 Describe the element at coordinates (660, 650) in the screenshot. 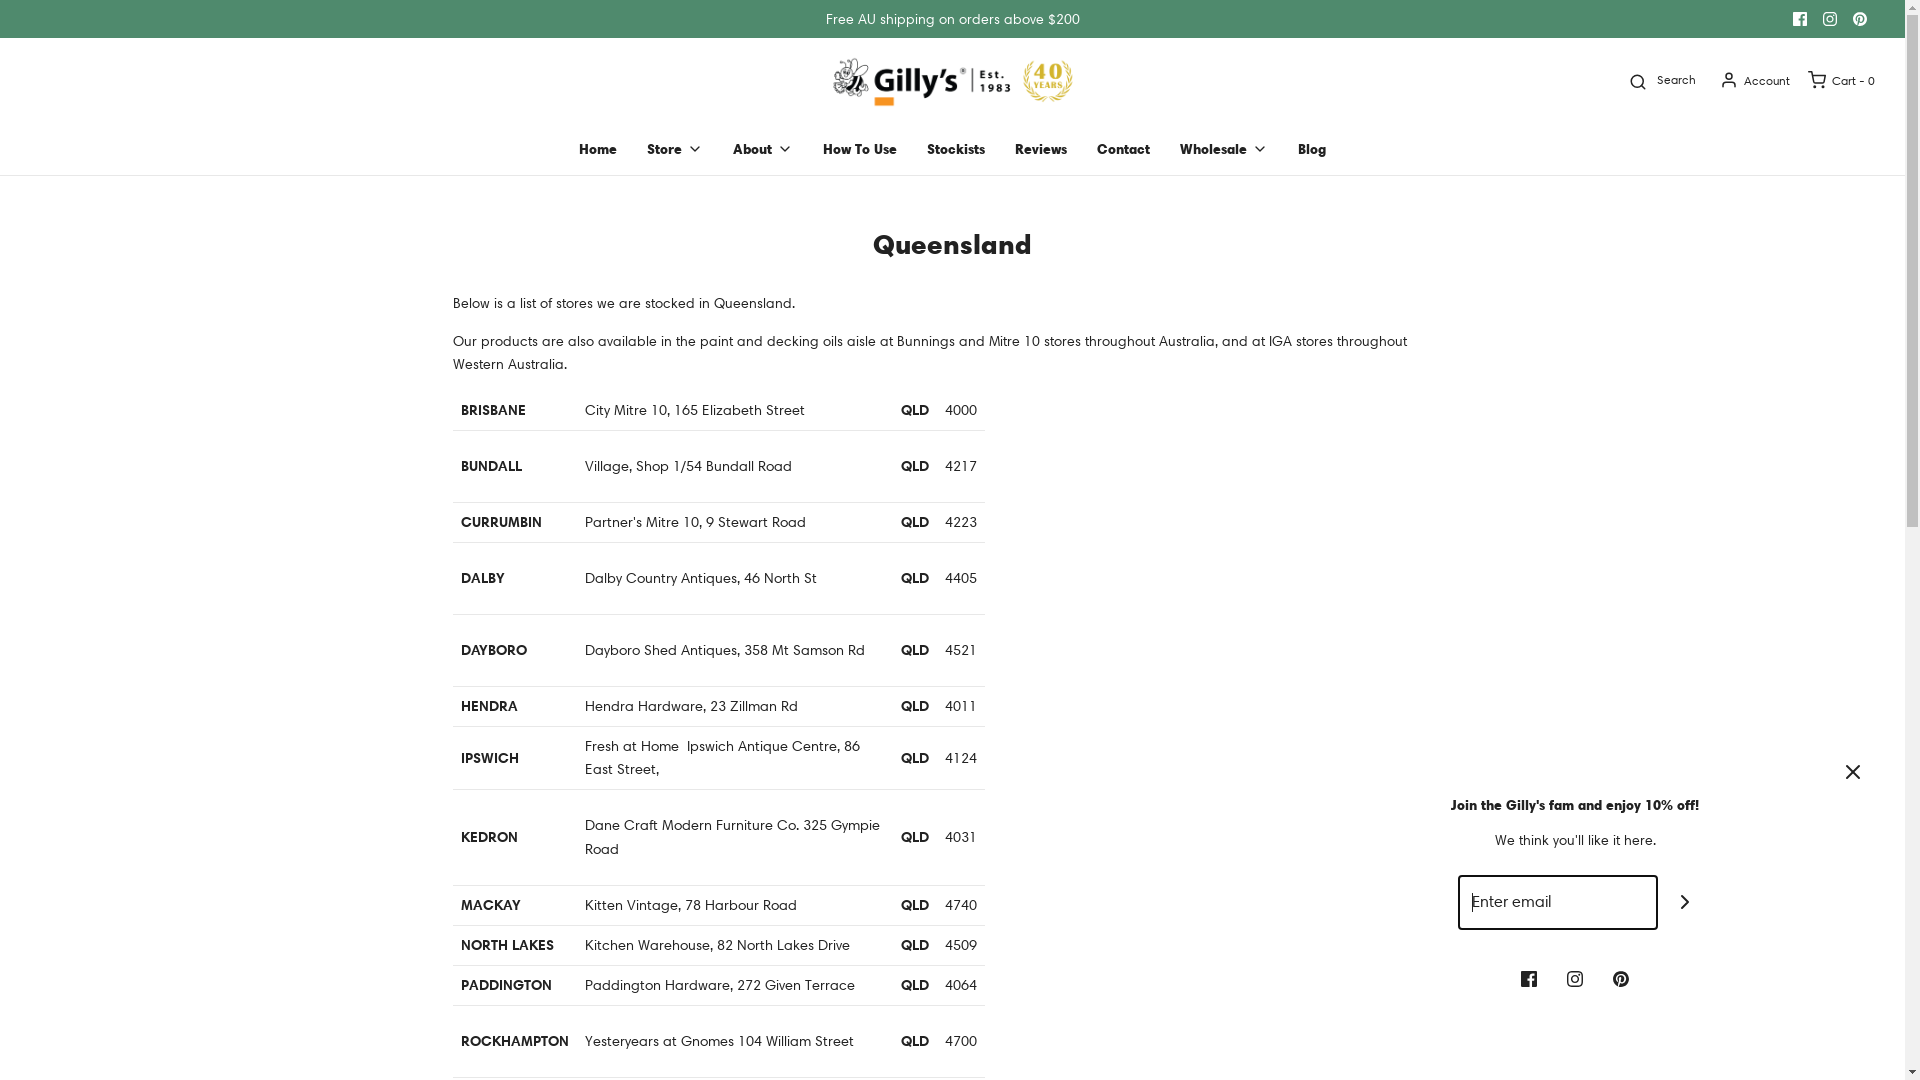

I see `'Dayboro Shed Antiques'` at that location.